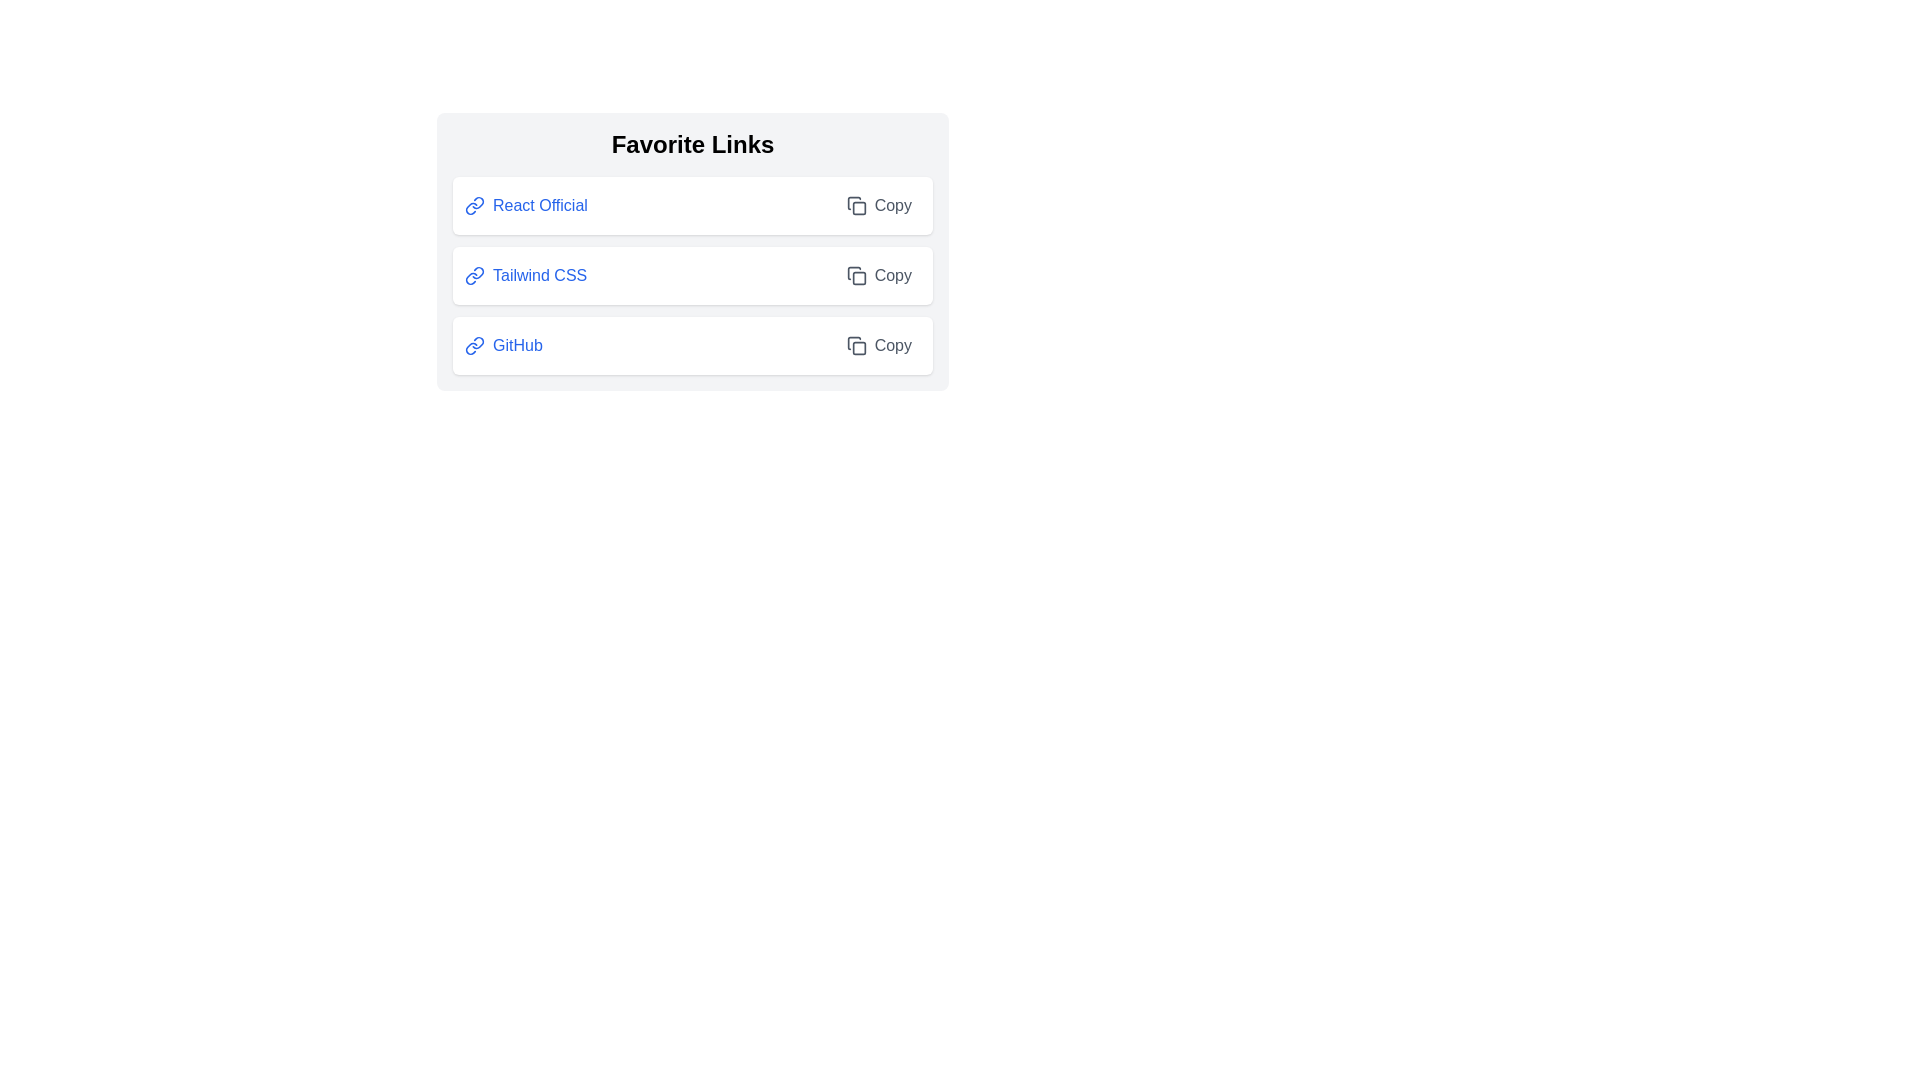  What do you see at coordinates (526, 276) in the screenshot?
I see `the blue text link reading 'Tailwind CSS'` at bounding box center [526, 276].